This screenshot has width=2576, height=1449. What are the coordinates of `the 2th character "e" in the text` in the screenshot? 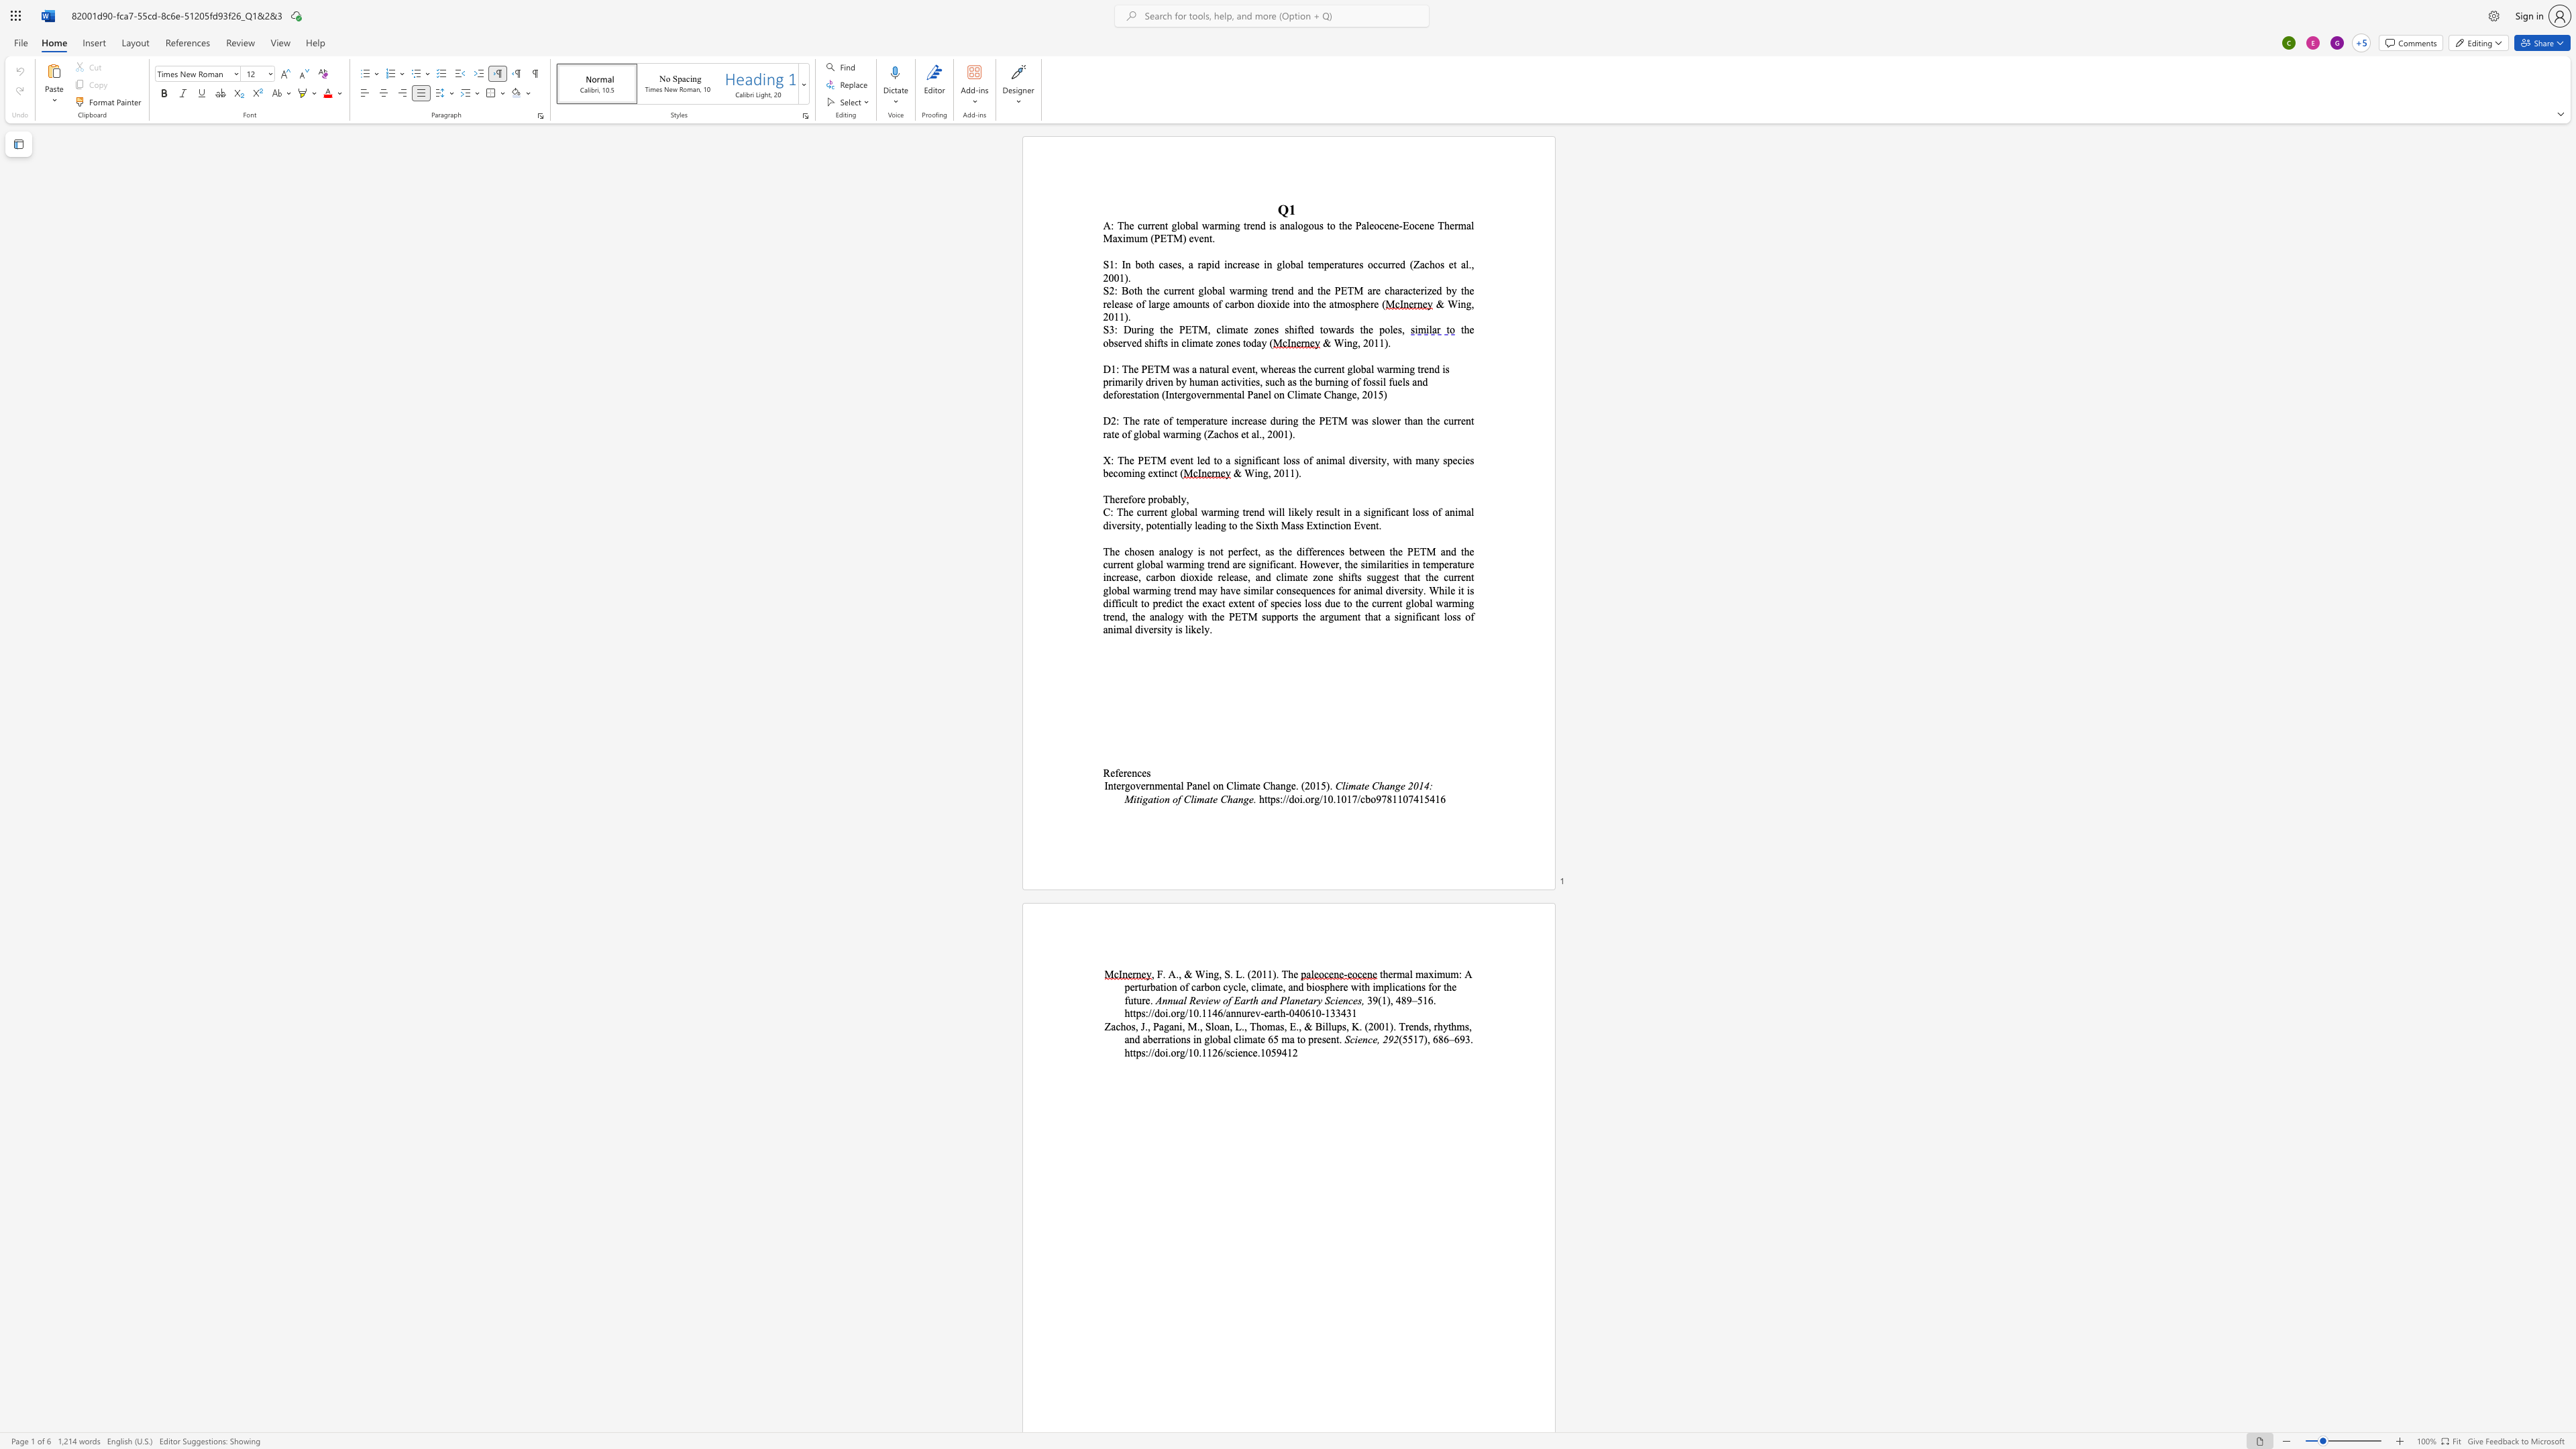 It's located at (1417, 290).